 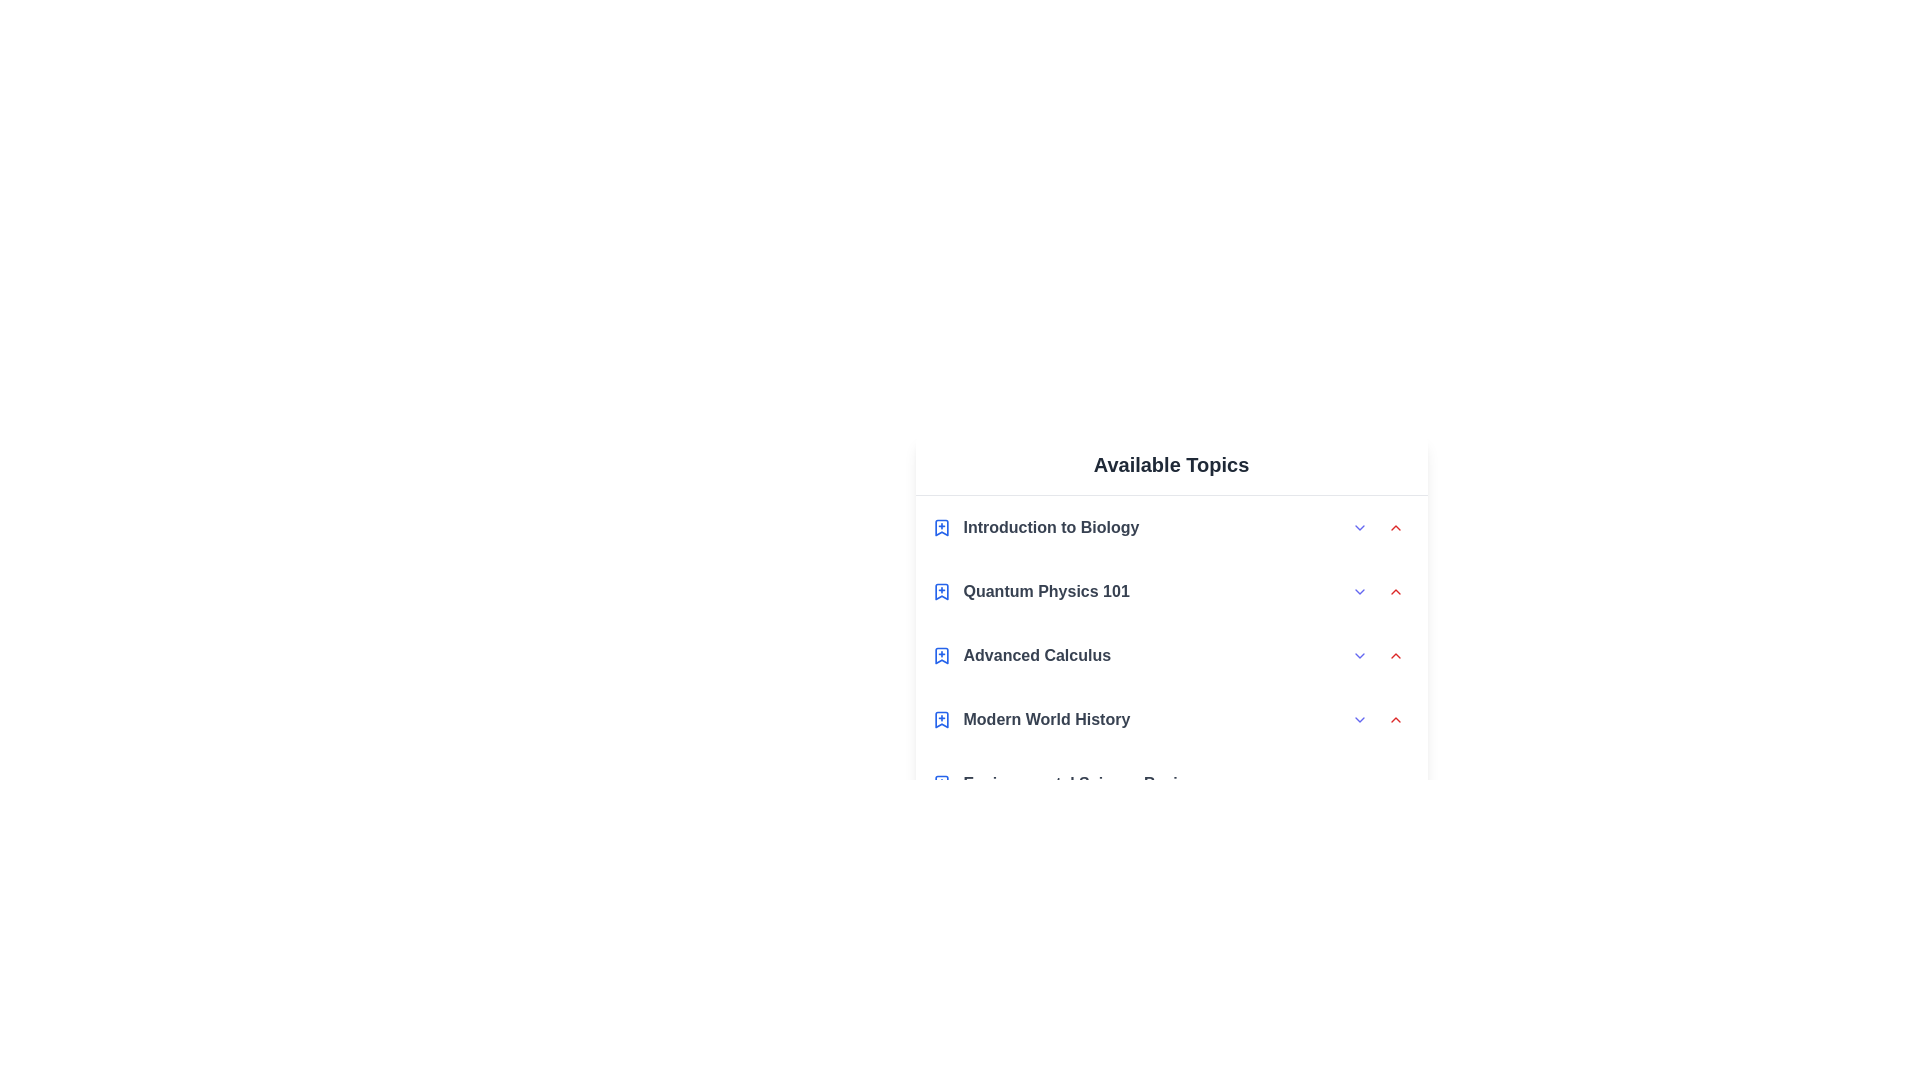 What do you see at coordinates (940, 782) in the screenshot?
I see `the bookmark icon of the topic Environmental Science Basics` at bounding box center [940, 782].